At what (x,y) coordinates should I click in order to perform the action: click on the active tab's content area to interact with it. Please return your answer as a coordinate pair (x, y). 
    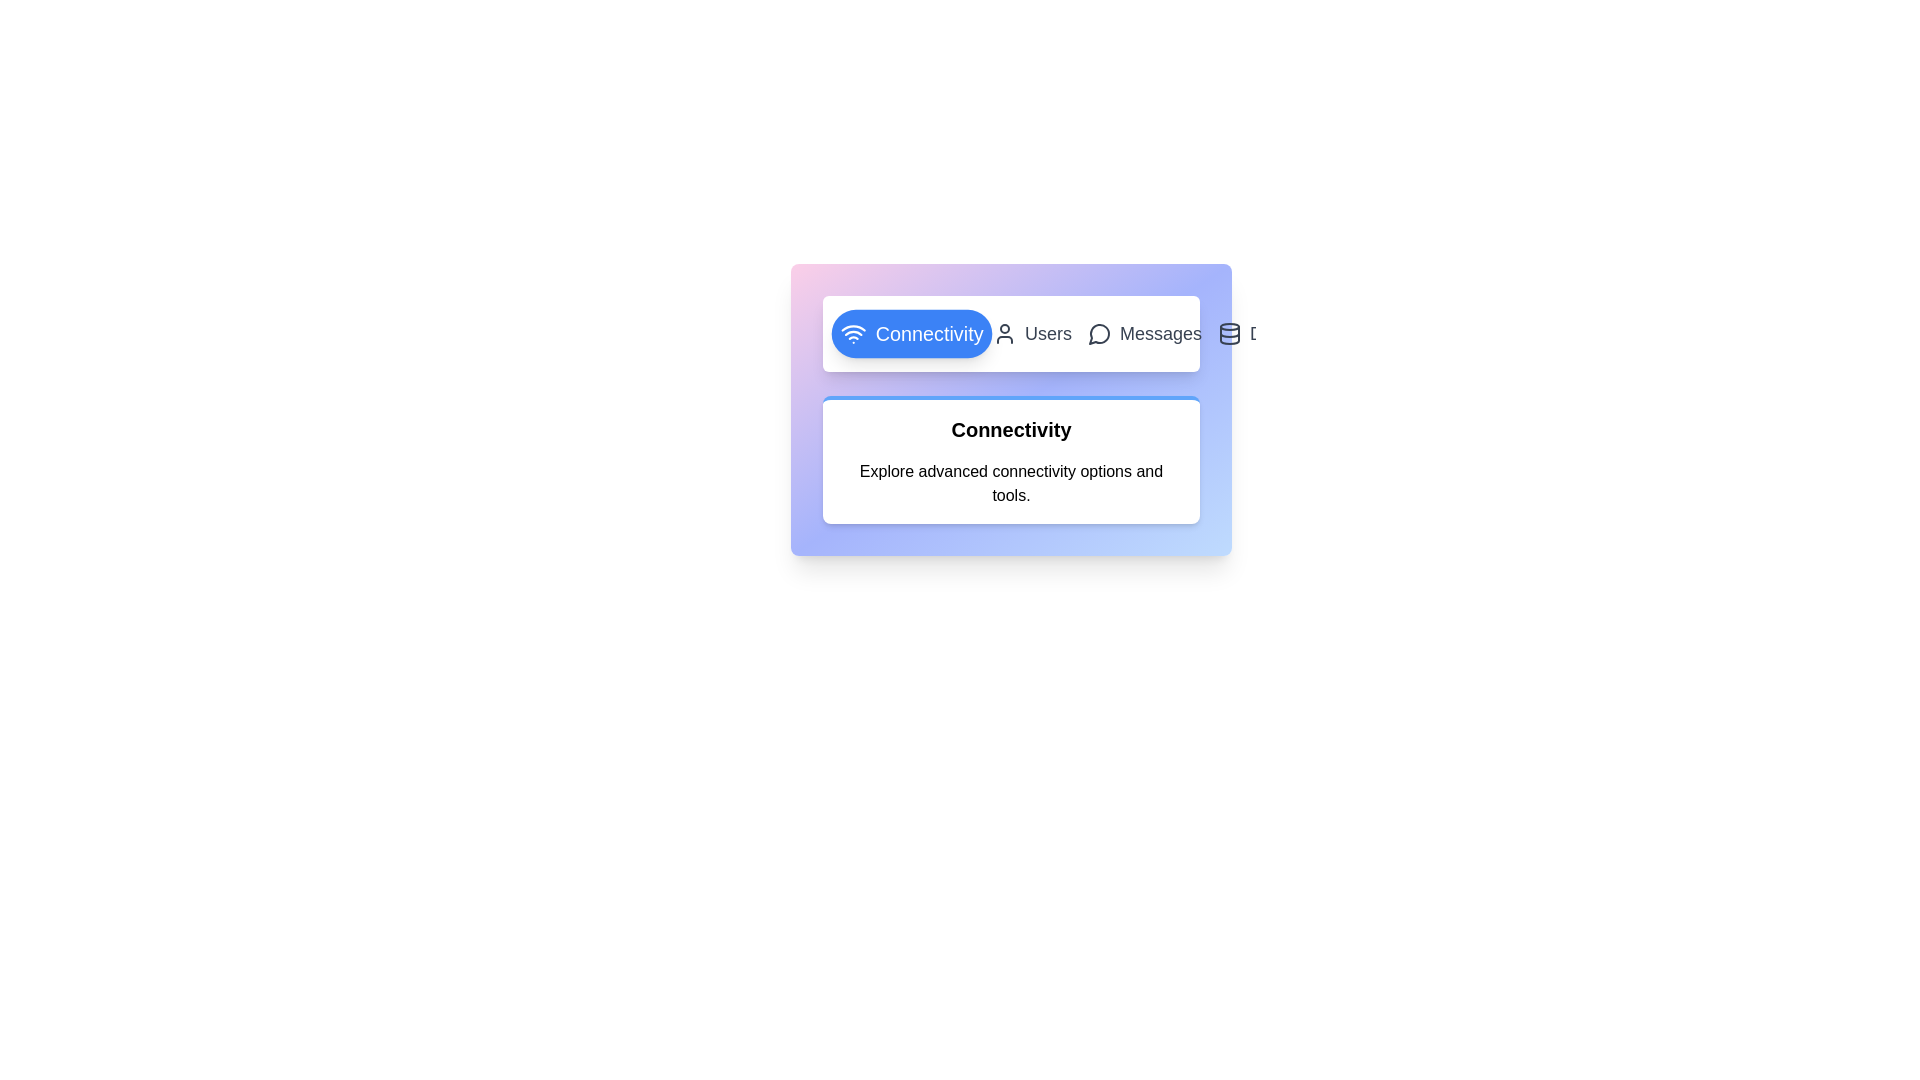
    Looking at the image, I should click on (1011, 459).